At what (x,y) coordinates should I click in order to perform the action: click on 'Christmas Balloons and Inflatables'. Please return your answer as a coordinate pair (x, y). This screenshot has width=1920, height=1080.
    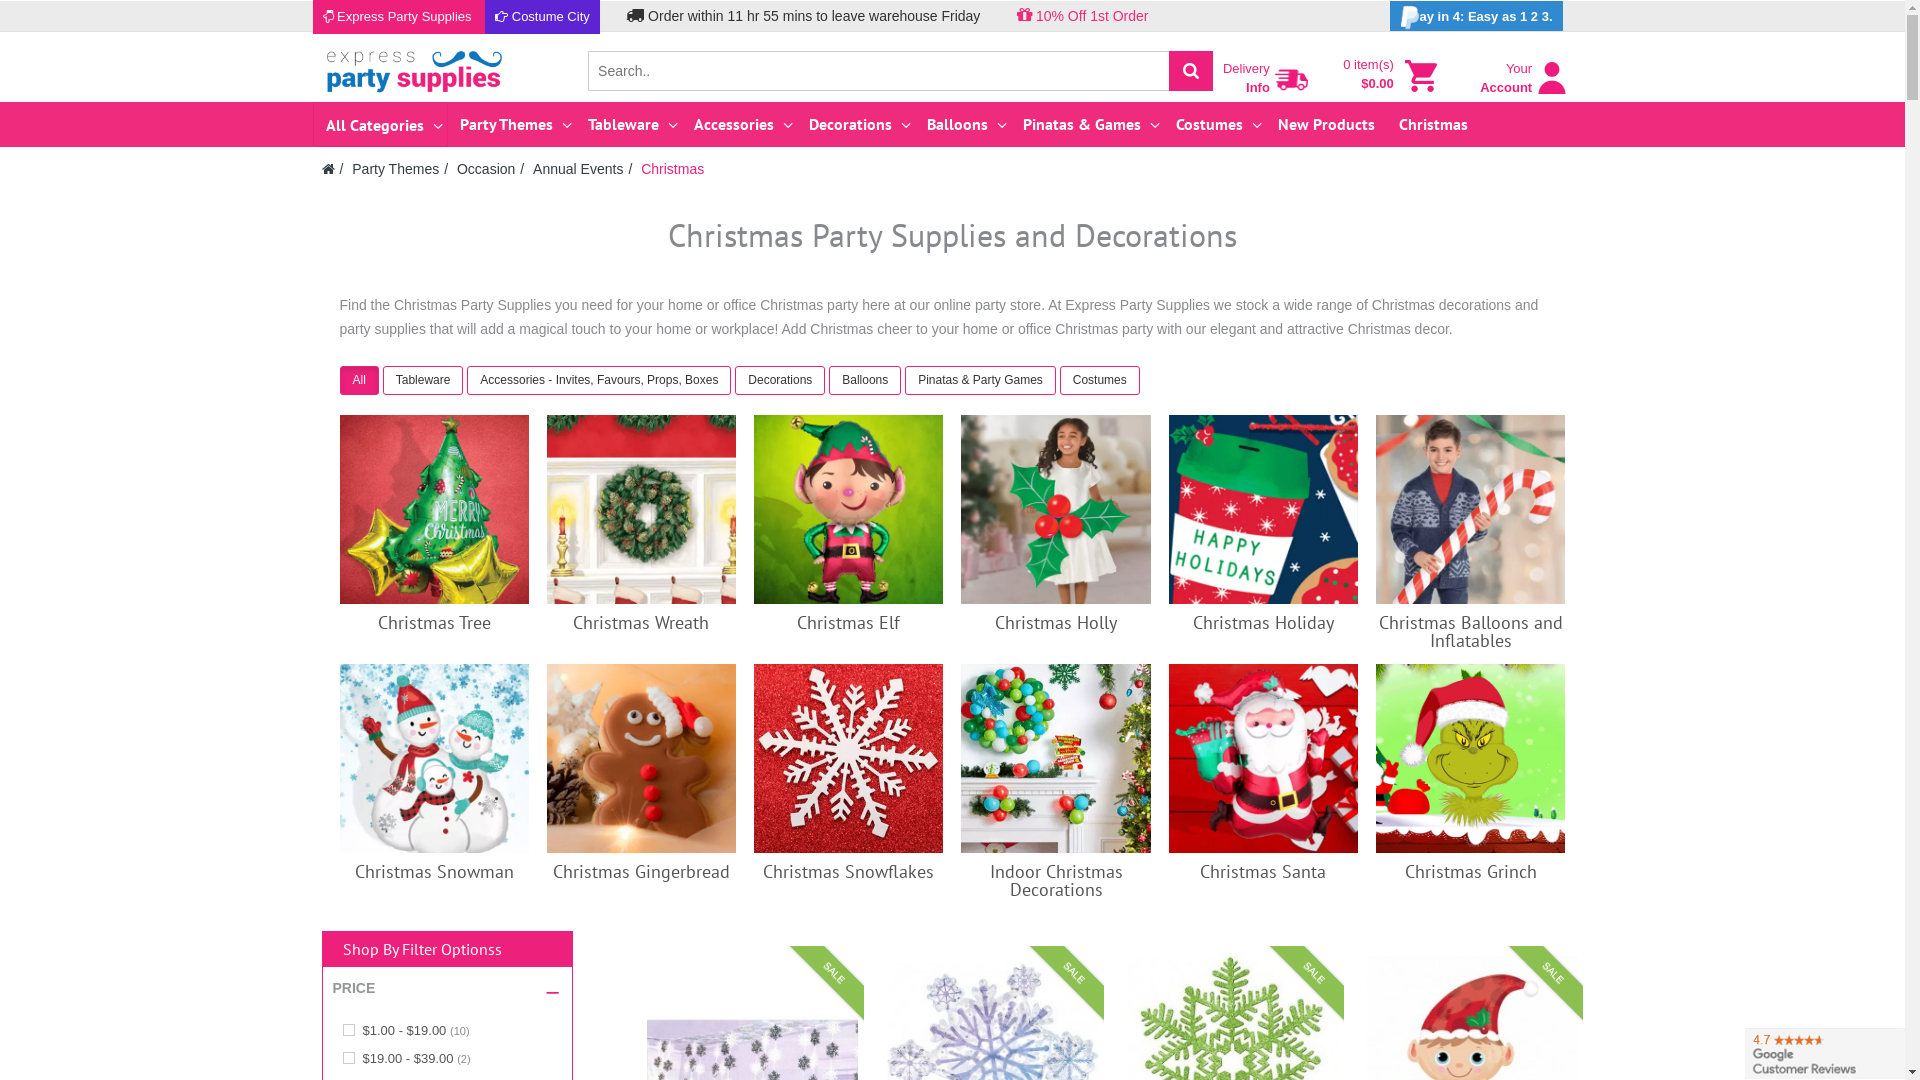
    Looking at the image, I should click on (1375, 508).